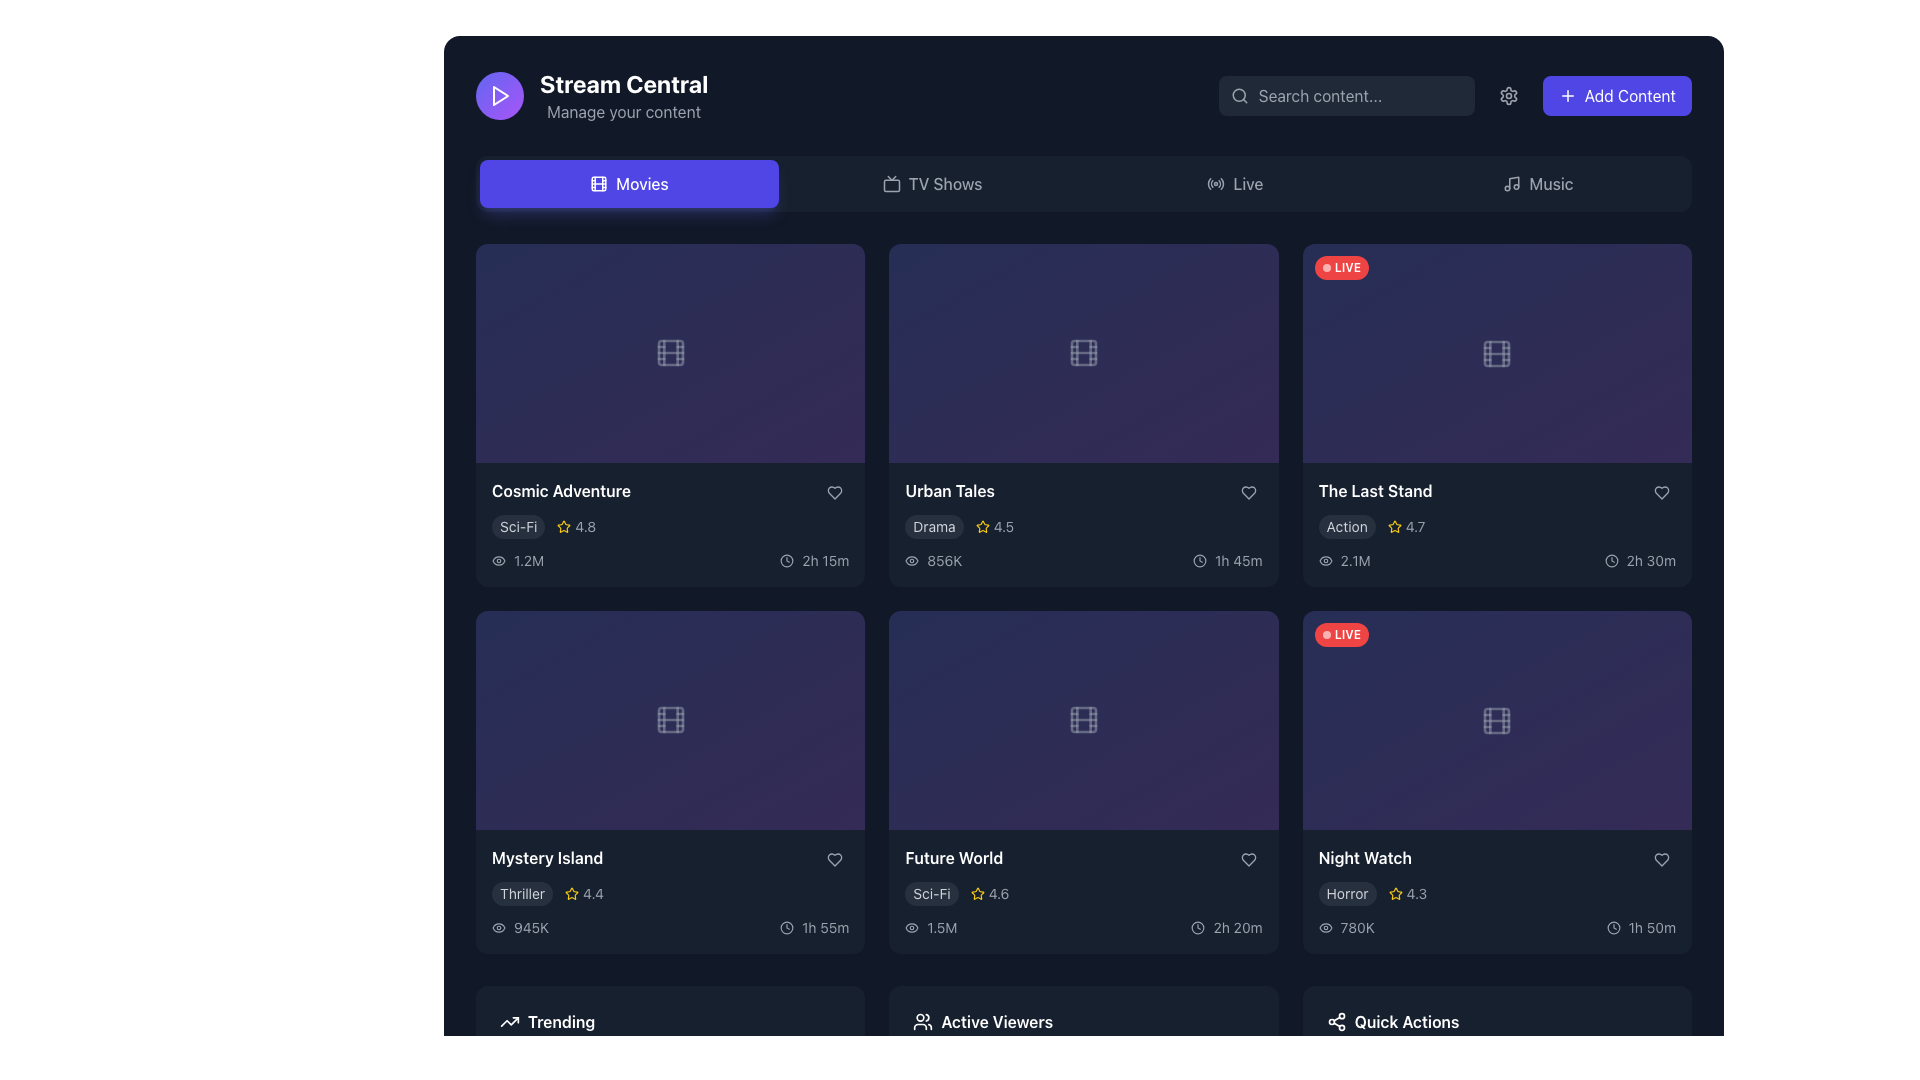 The width and height of the screenshot is (1920, 1080). Describe the element at coordinates (623, 111) in the screenshot. I see `the descriptive text label positioned below the main heading 'Stream Central', which provides contextual information for user navigation` at that location.